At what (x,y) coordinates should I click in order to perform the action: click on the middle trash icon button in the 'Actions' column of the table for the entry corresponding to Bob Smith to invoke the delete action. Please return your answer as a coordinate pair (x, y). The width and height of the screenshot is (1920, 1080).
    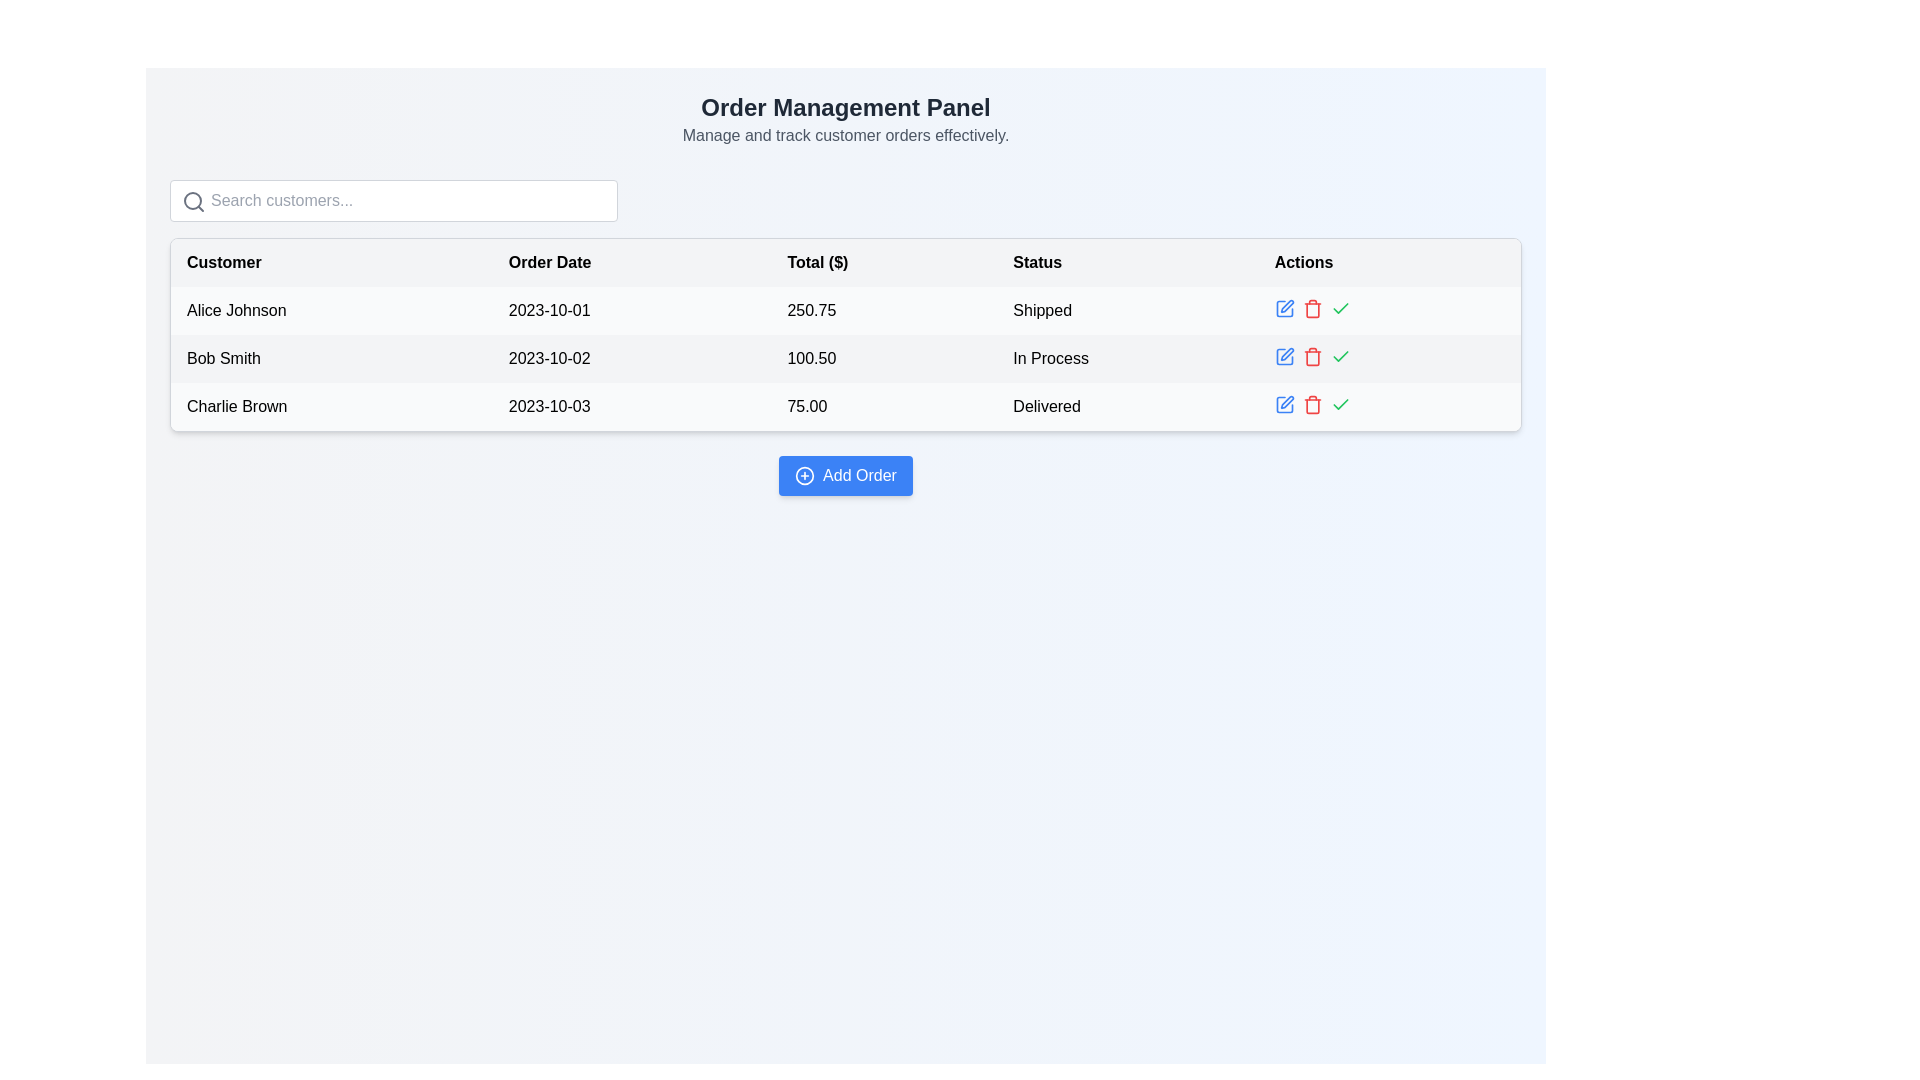
    Looking at the image, I should click on (1312, 357).